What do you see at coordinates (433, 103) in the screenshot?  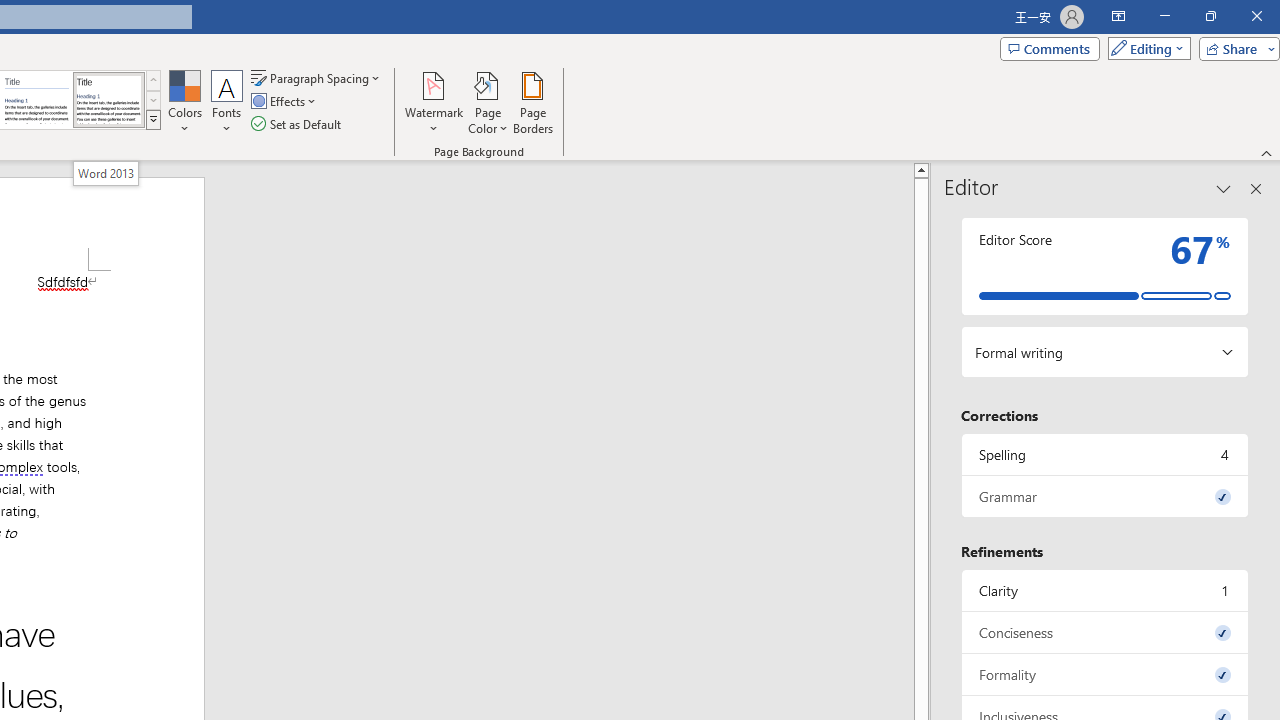 I see `'Watermark'` at bounding box center [433, 103].